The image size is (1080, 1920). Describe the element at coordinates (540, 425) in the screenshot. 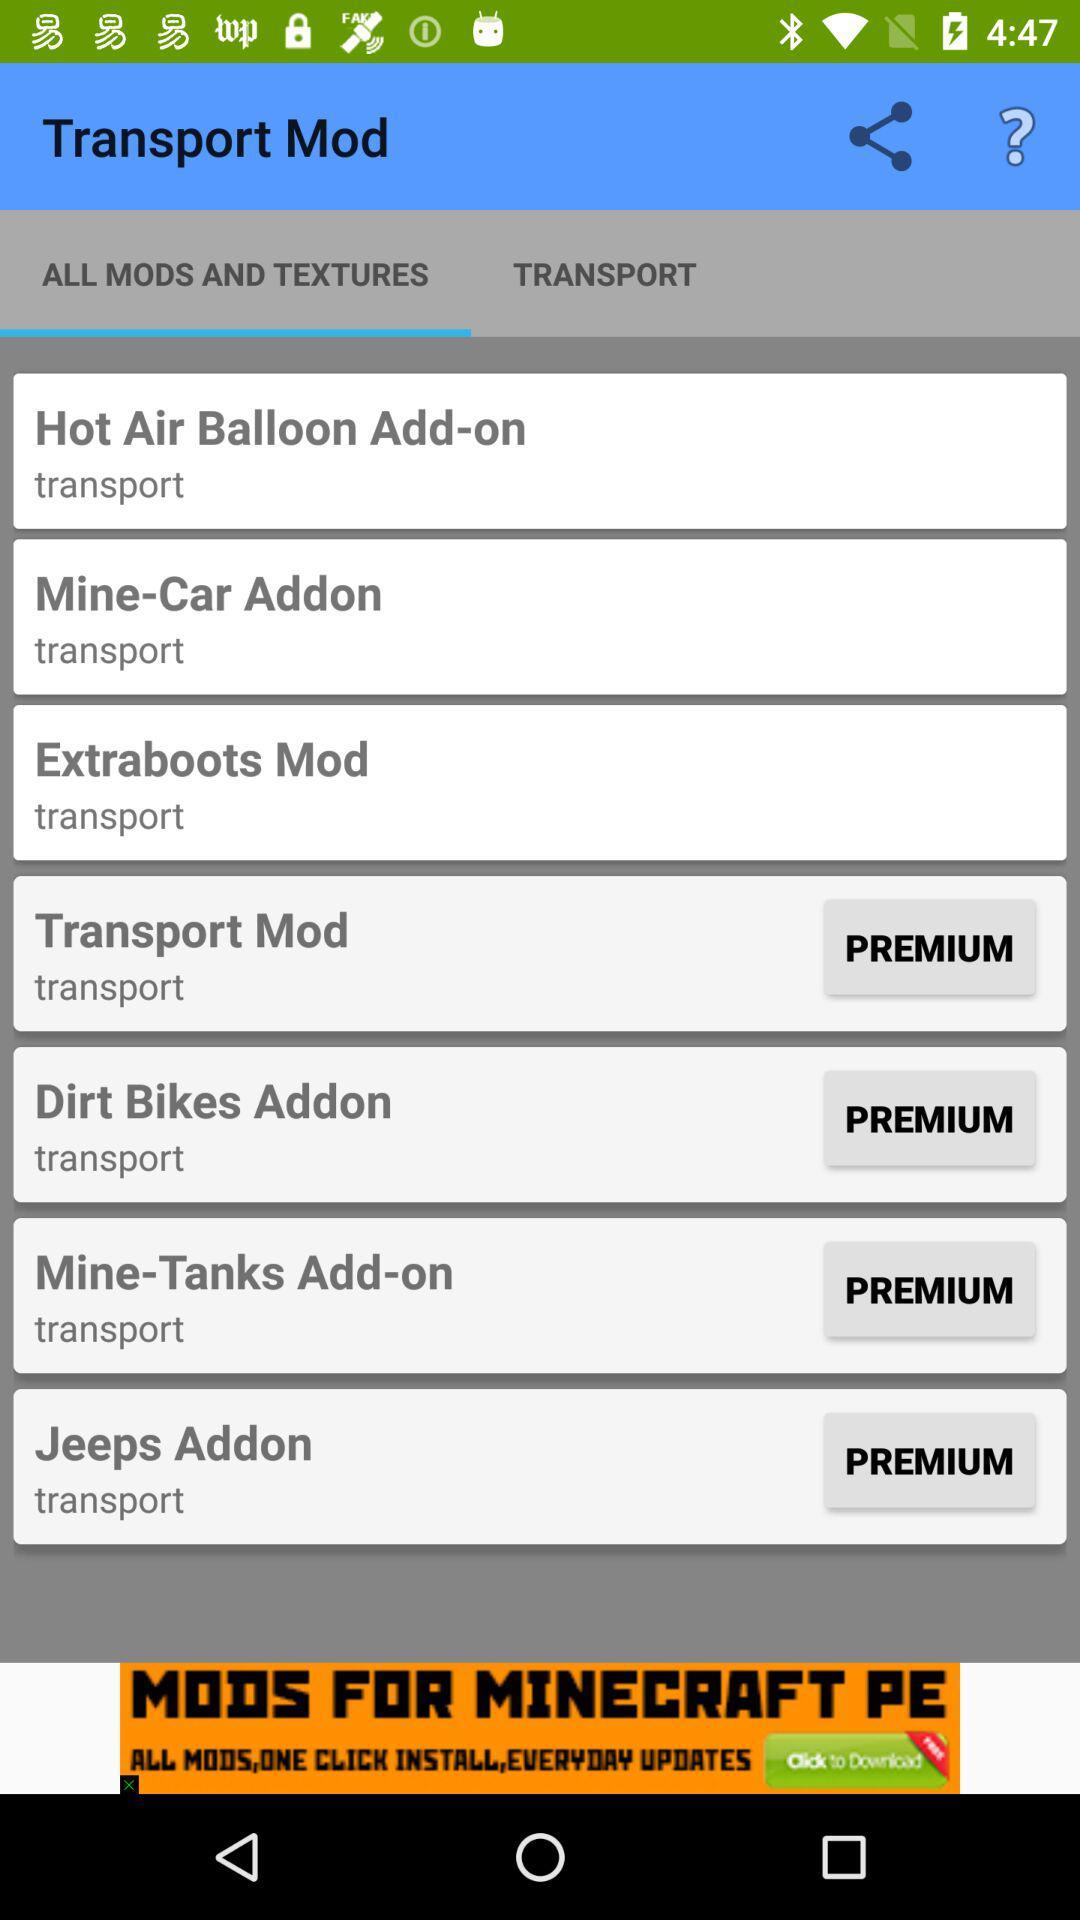

I see `app below all mods and` at that location.